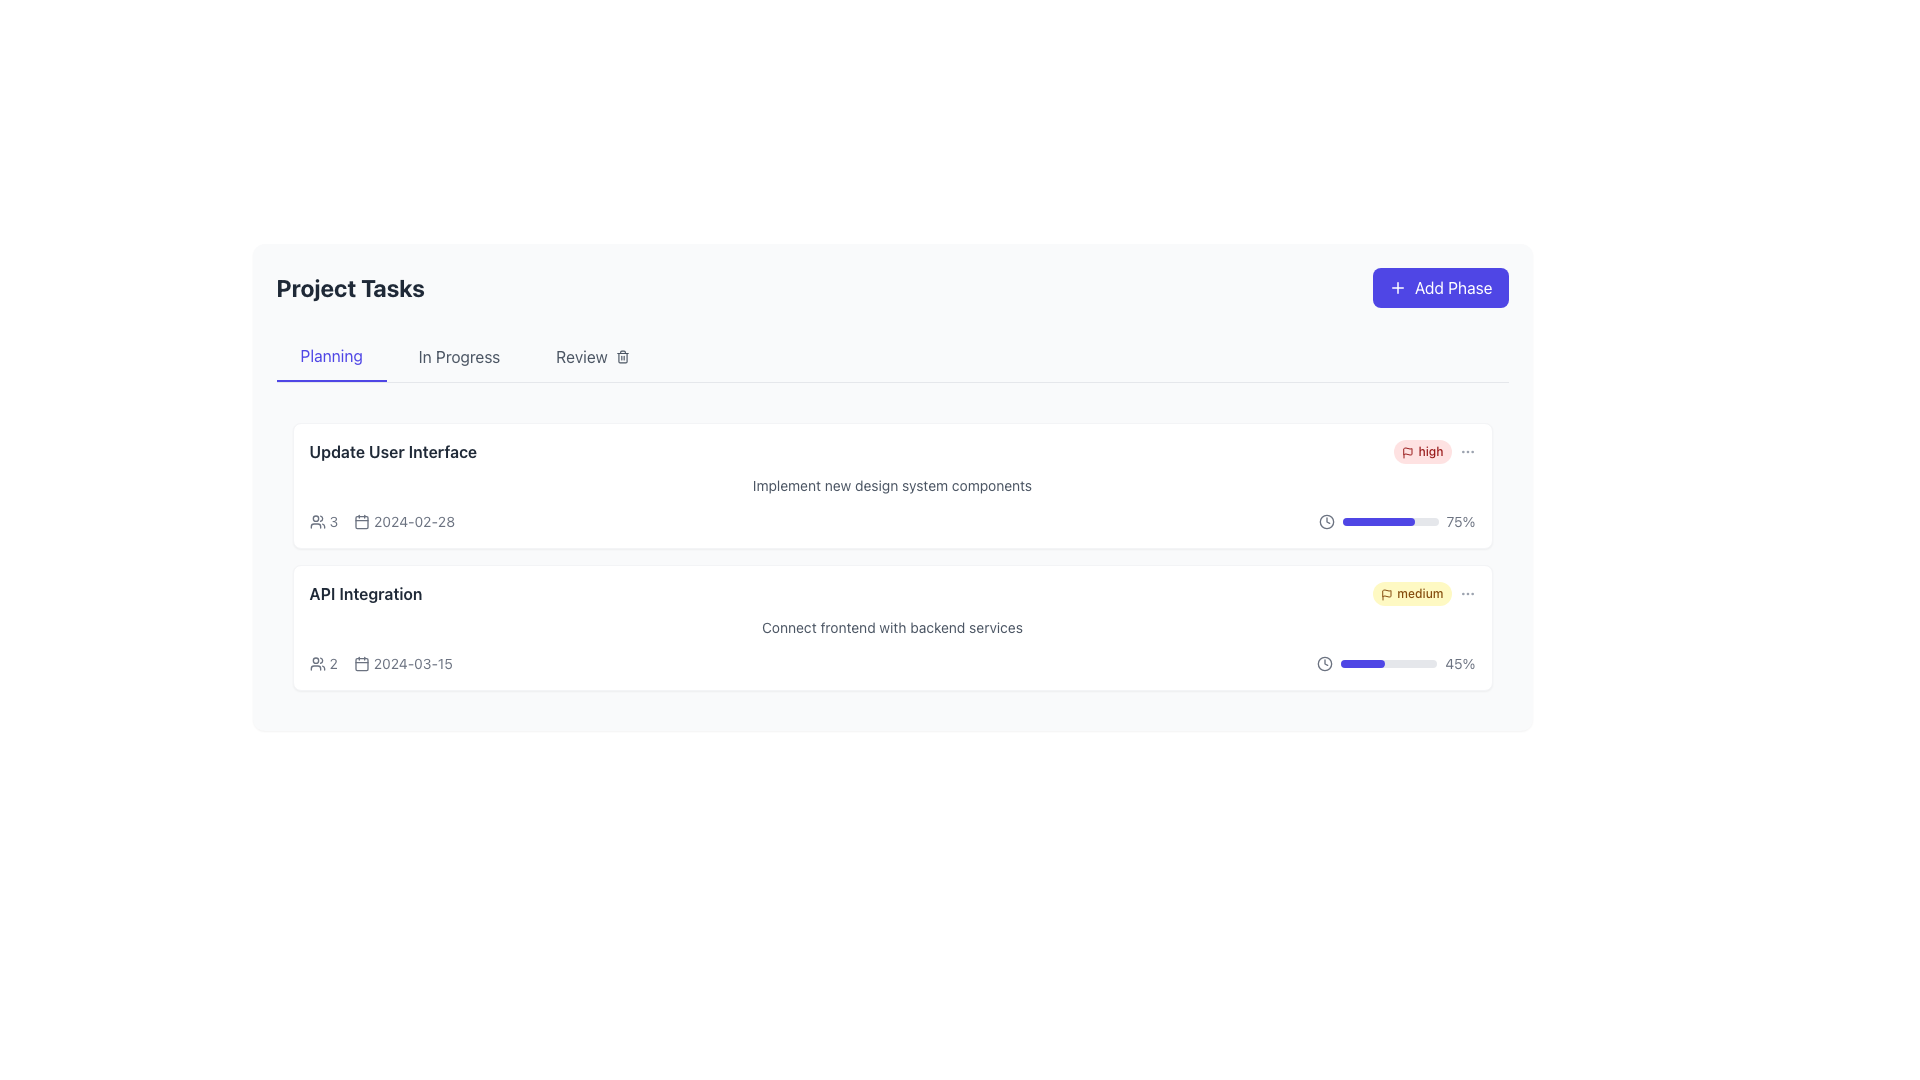 This screenshot has width=1920, height=1080. What do you see at coordinates (382, 520) in the screenshot?
I see `the Text Display element that shows a textual date value, located in the top task card under the 'Planning' tab, next to a group icon and numeral` at bounding box center [382, 520].